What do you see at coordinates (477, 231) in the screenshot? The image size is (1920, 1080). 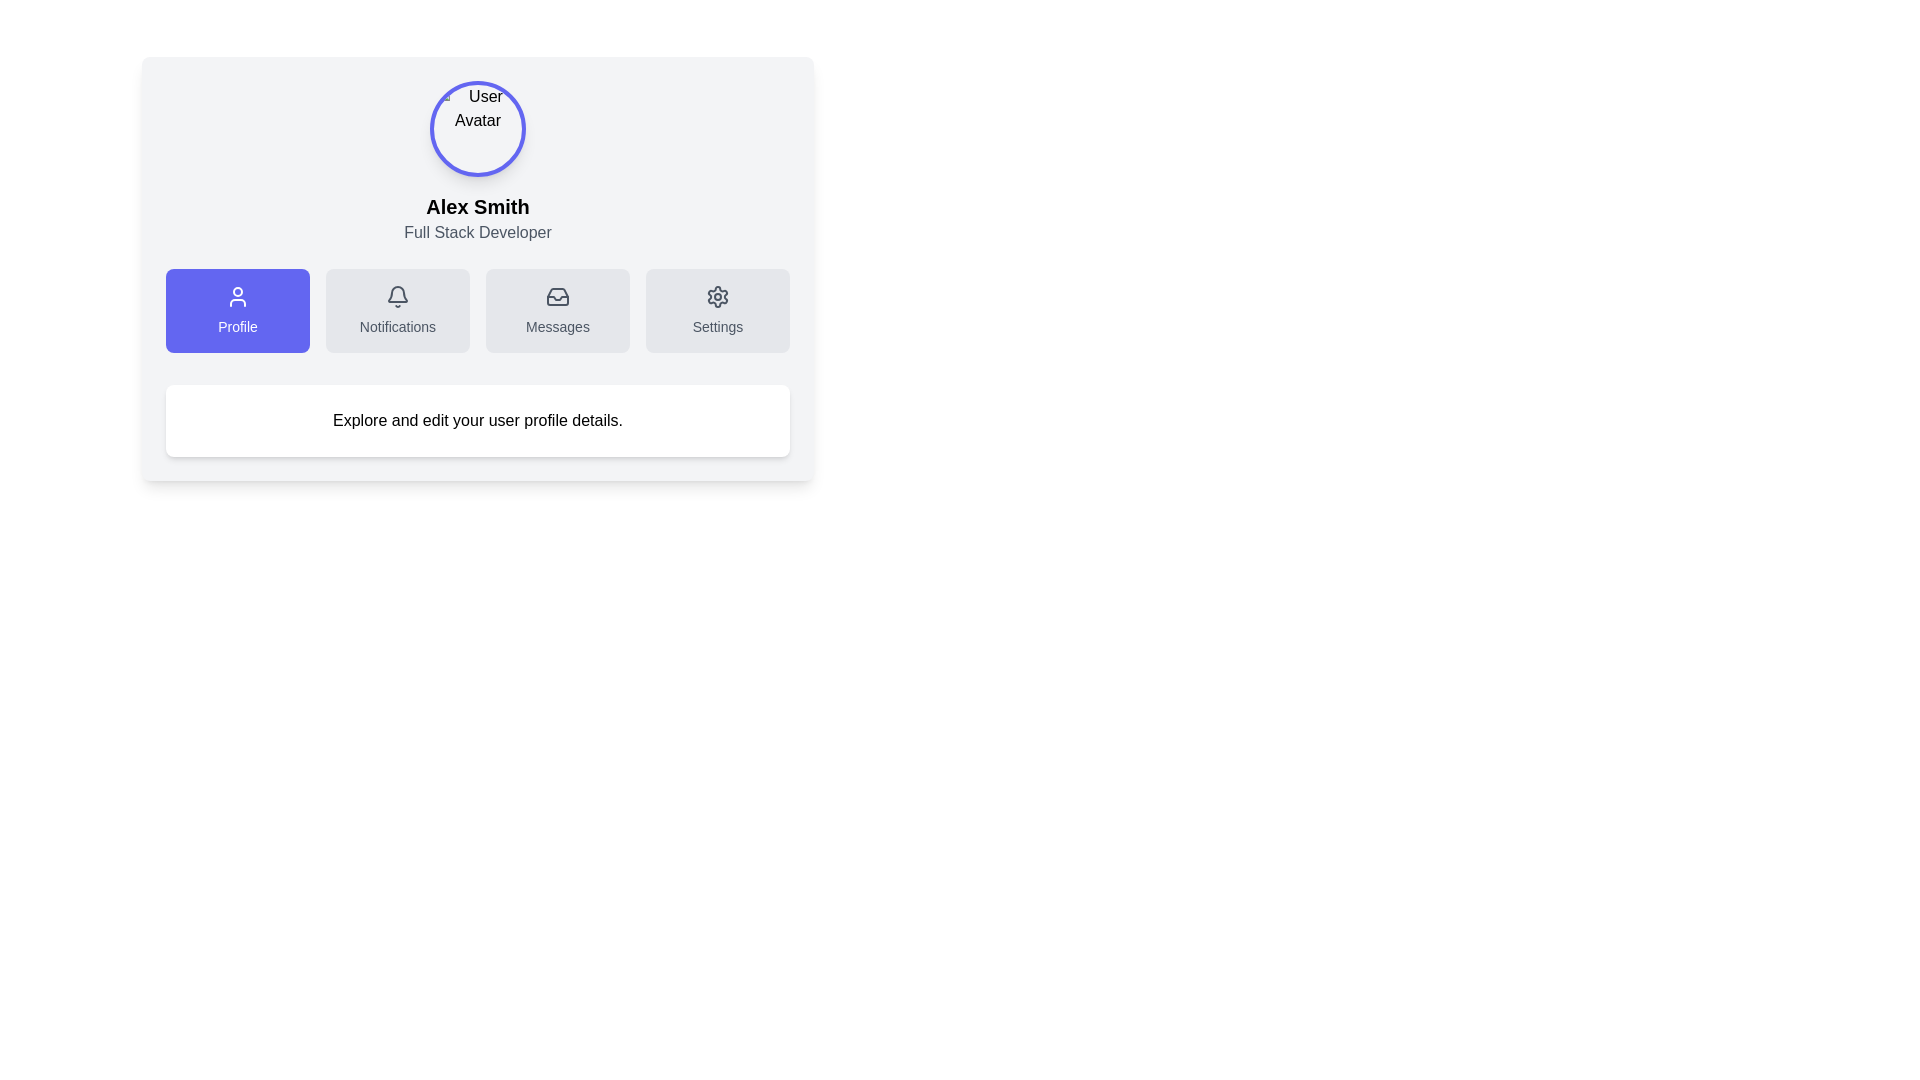 I see `the text label displaying 'Full Stack Developer', which is located below the title 'Alex Smith' and above the interactive buttons in the profile card` at bounding box center [477, 231].